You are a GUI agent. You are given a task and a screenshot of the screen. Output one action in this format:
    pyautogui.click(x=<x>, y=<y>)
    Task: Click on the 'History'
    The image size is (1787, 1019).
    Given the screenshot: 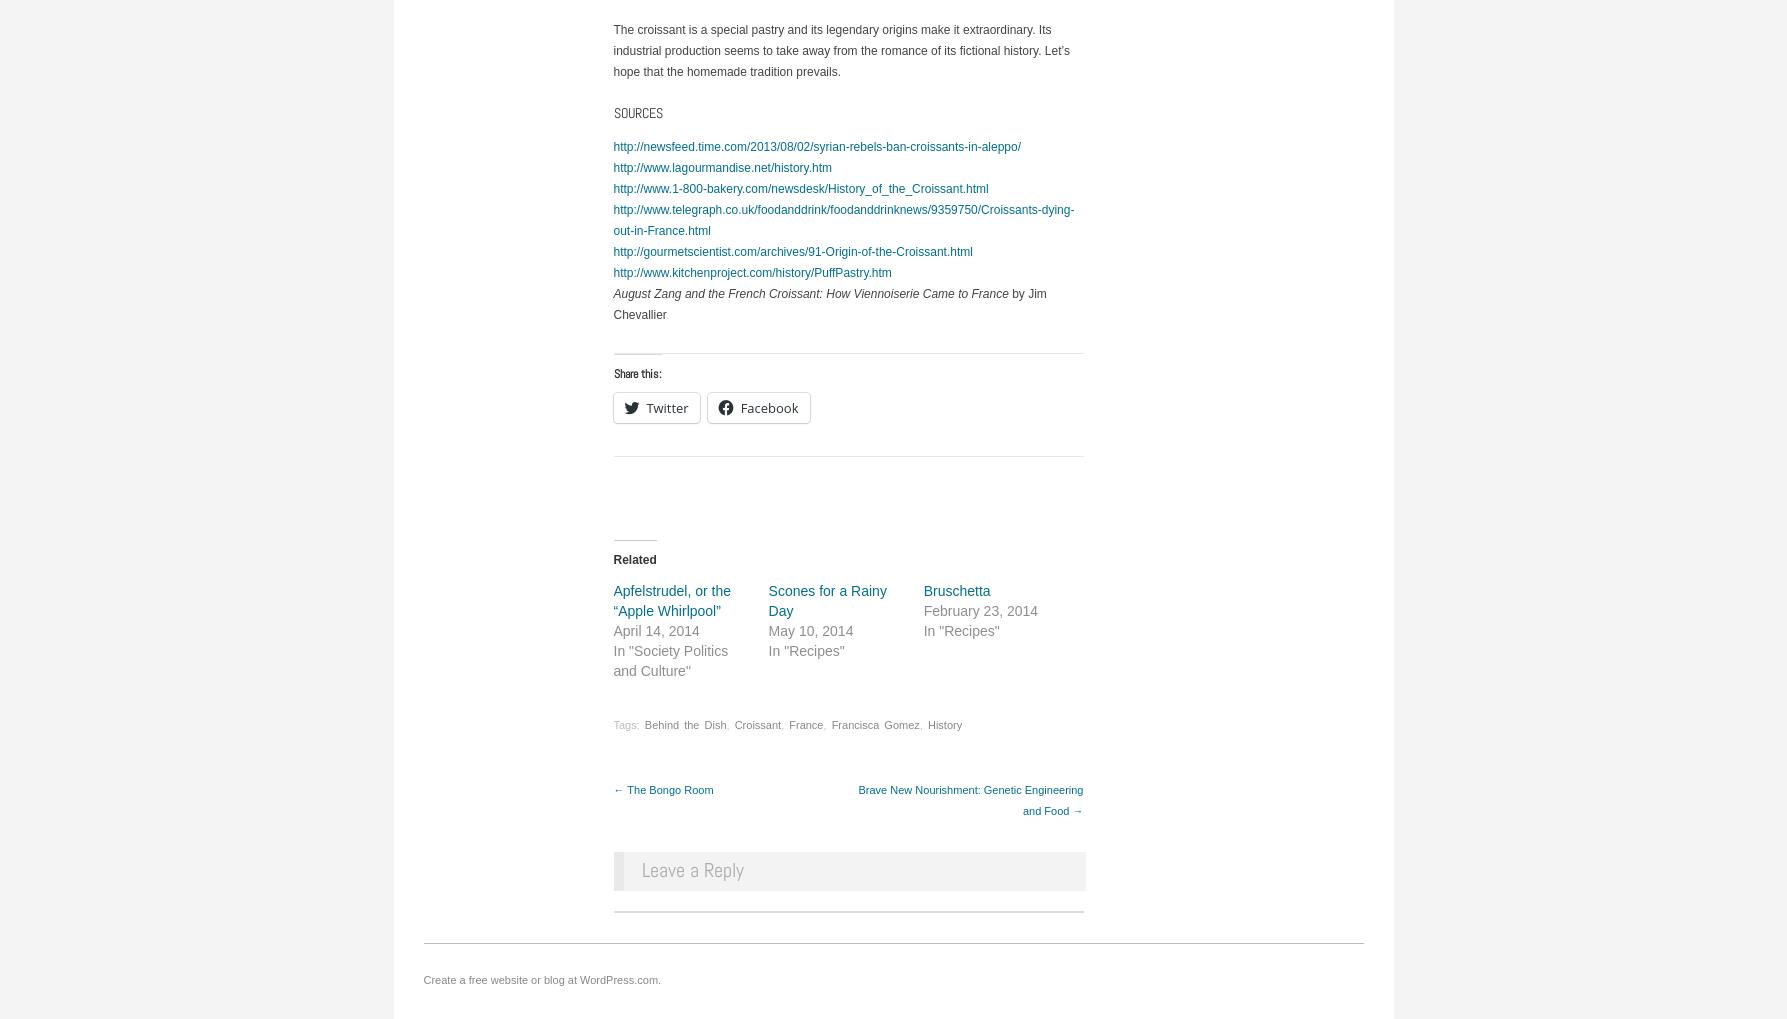 What is the action you would take?
    pyautogui.click(x=943, y=723)
    